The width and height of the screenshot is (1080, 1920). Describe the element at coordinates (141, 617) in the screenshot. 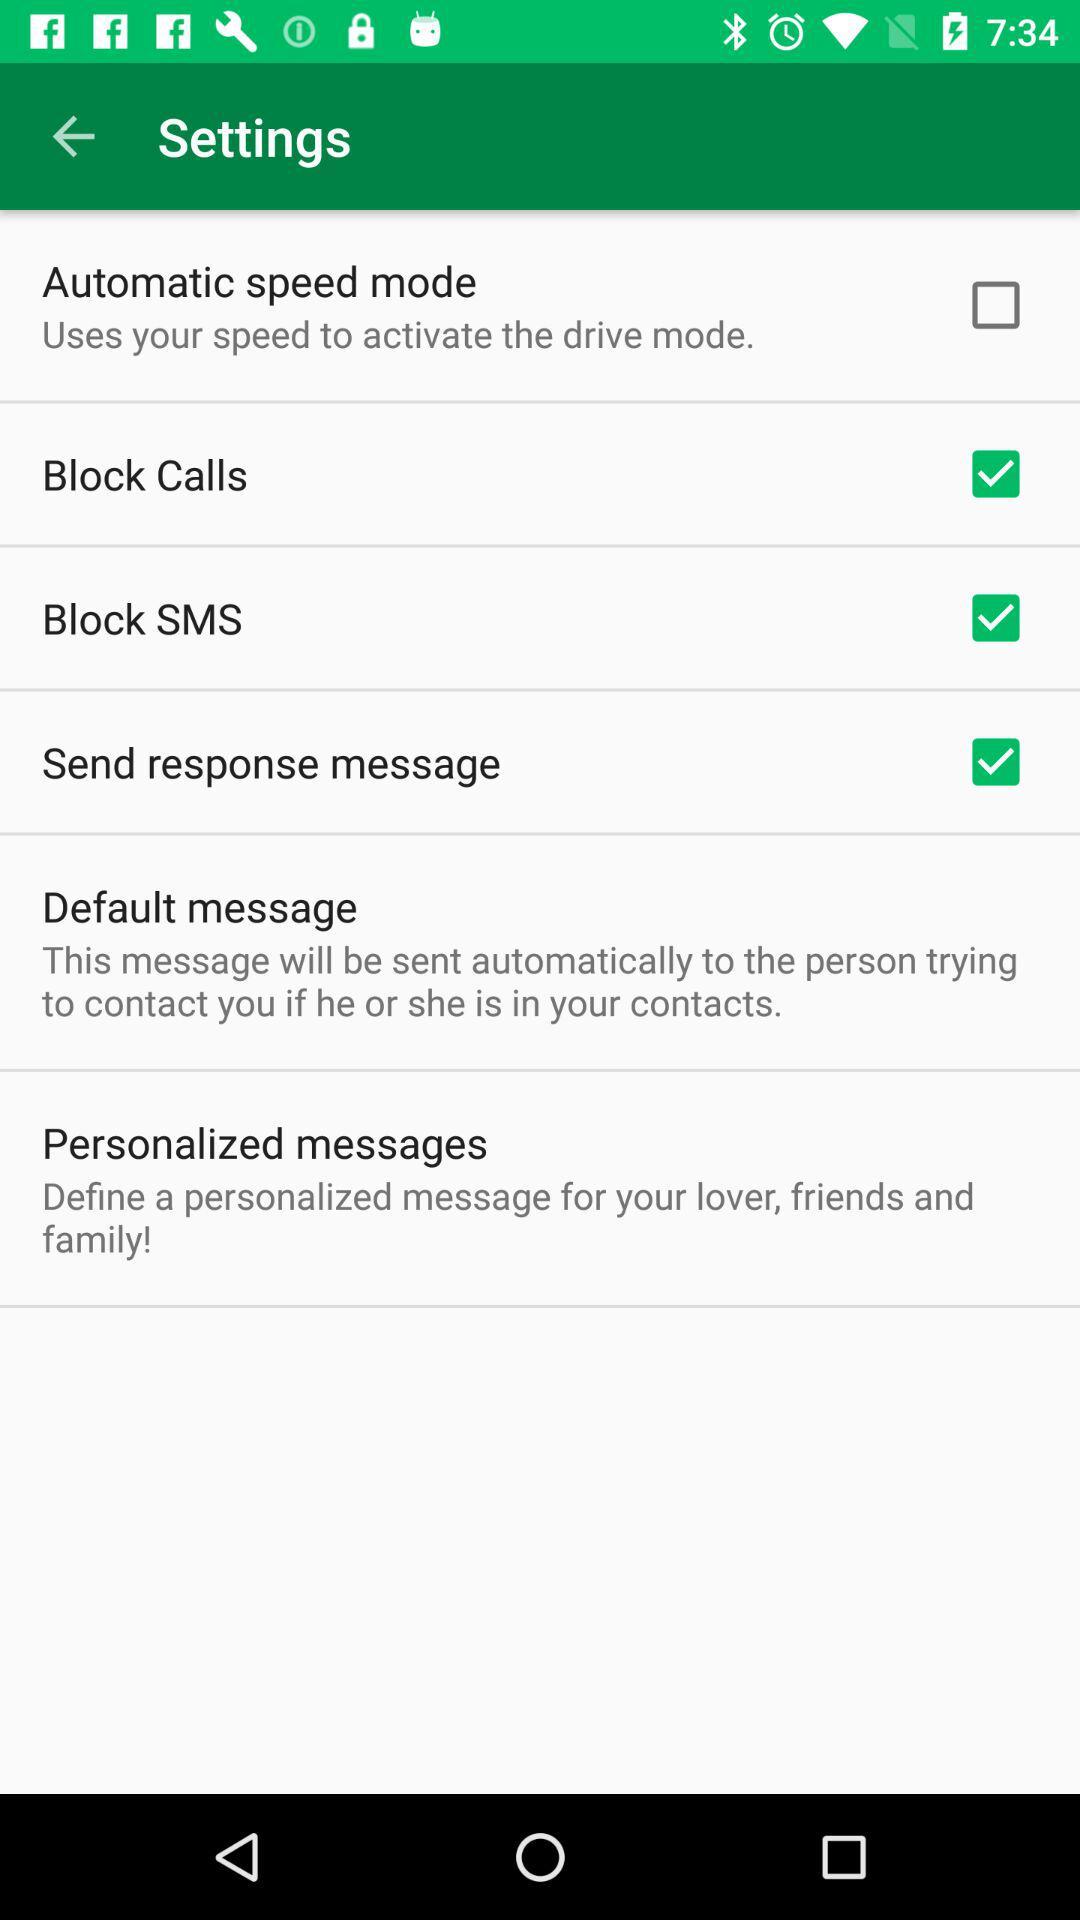

I see `the block sms` at that location.